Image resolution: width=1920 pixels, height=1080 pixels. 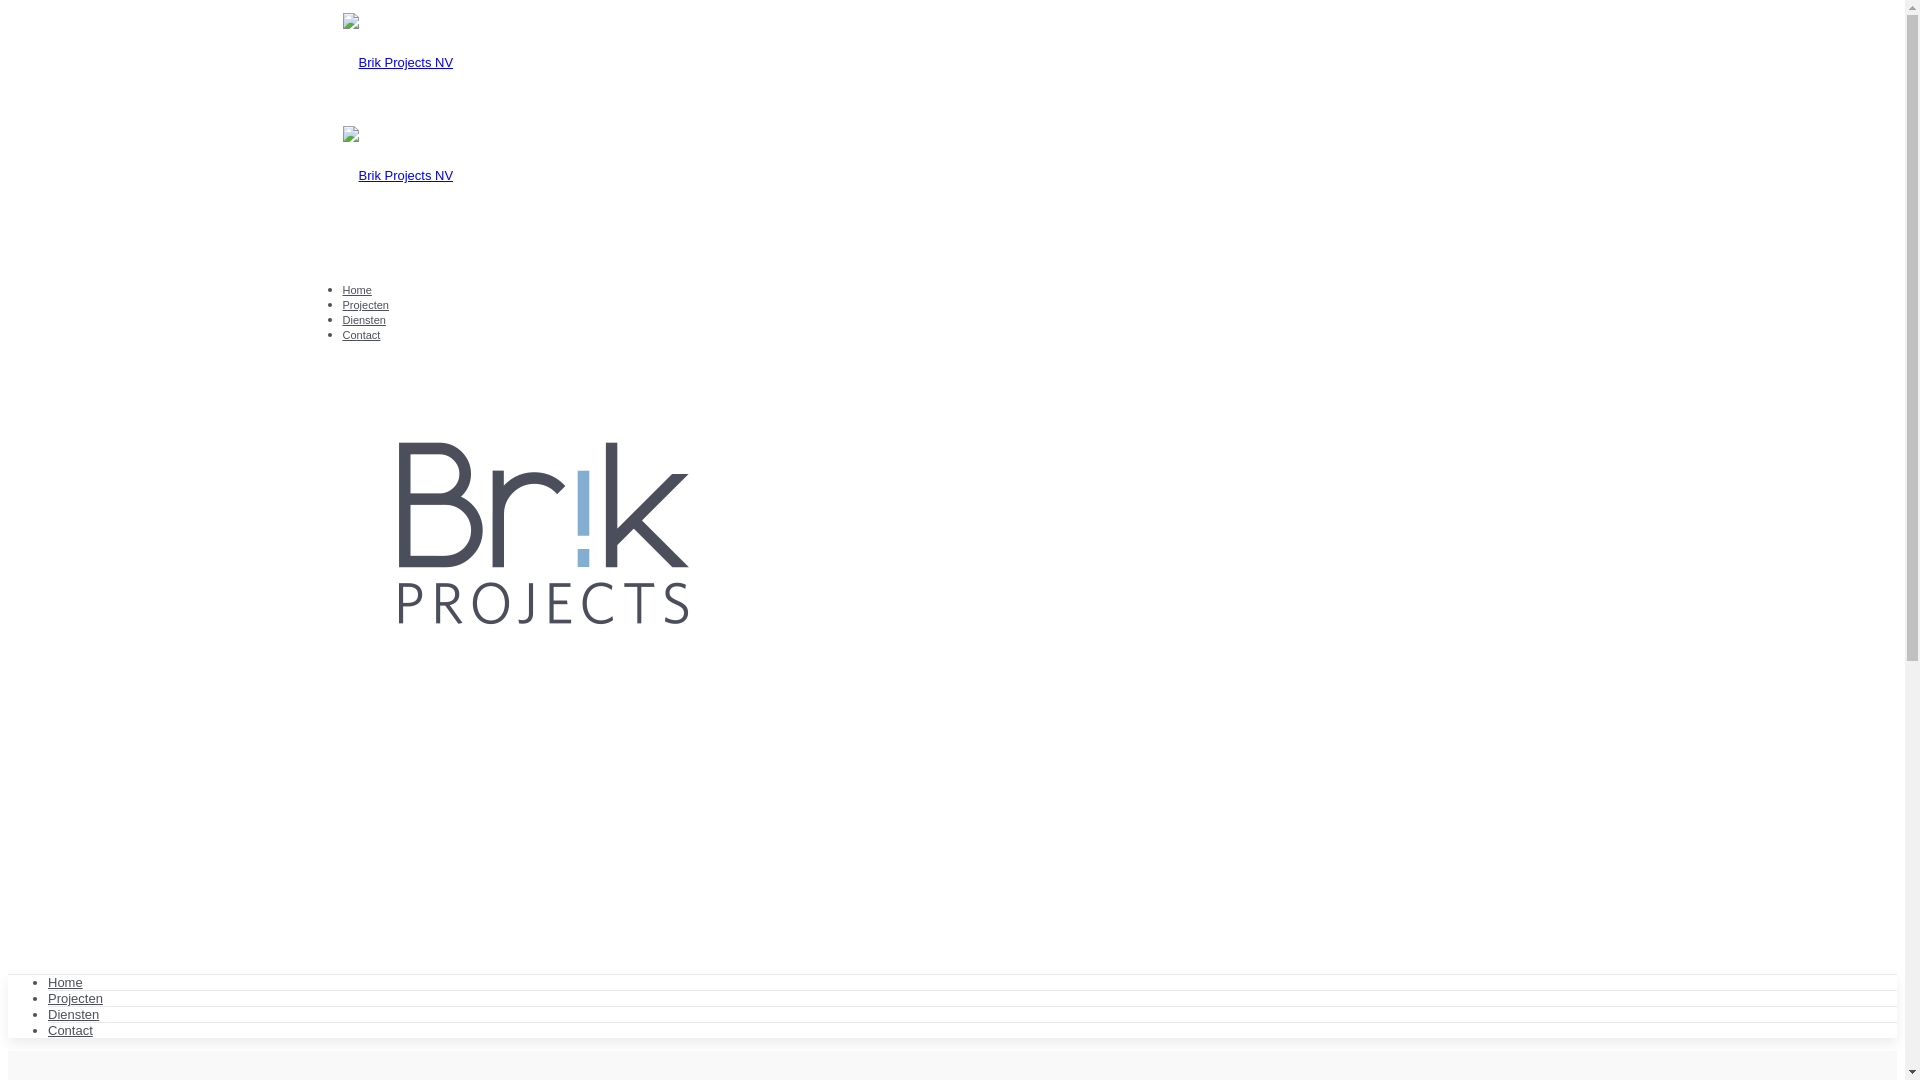 What do you see at coordinates (364, 304) in the screenshot?
I see `'Projecten'` at bounding box center [364, 304].